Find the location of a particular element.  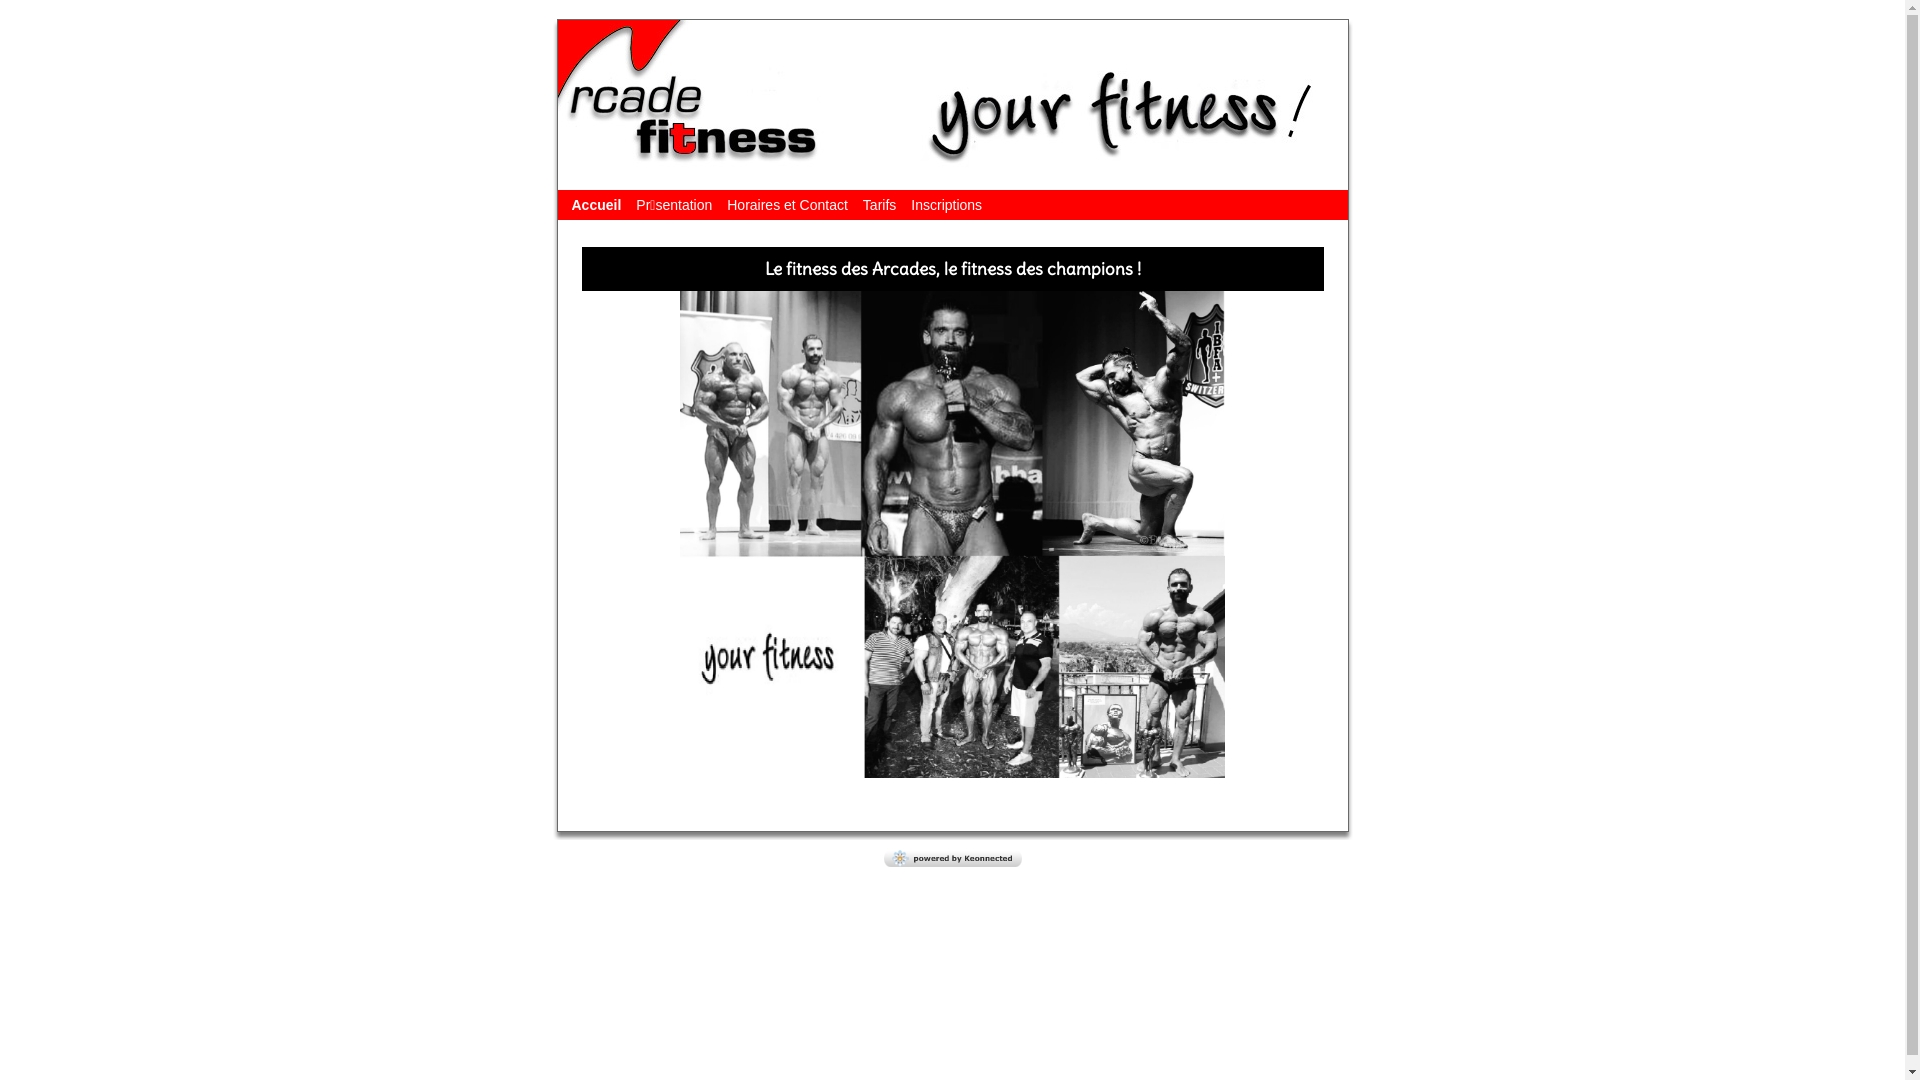

'Horaires et Contact' is located at coordinates (786, 204).